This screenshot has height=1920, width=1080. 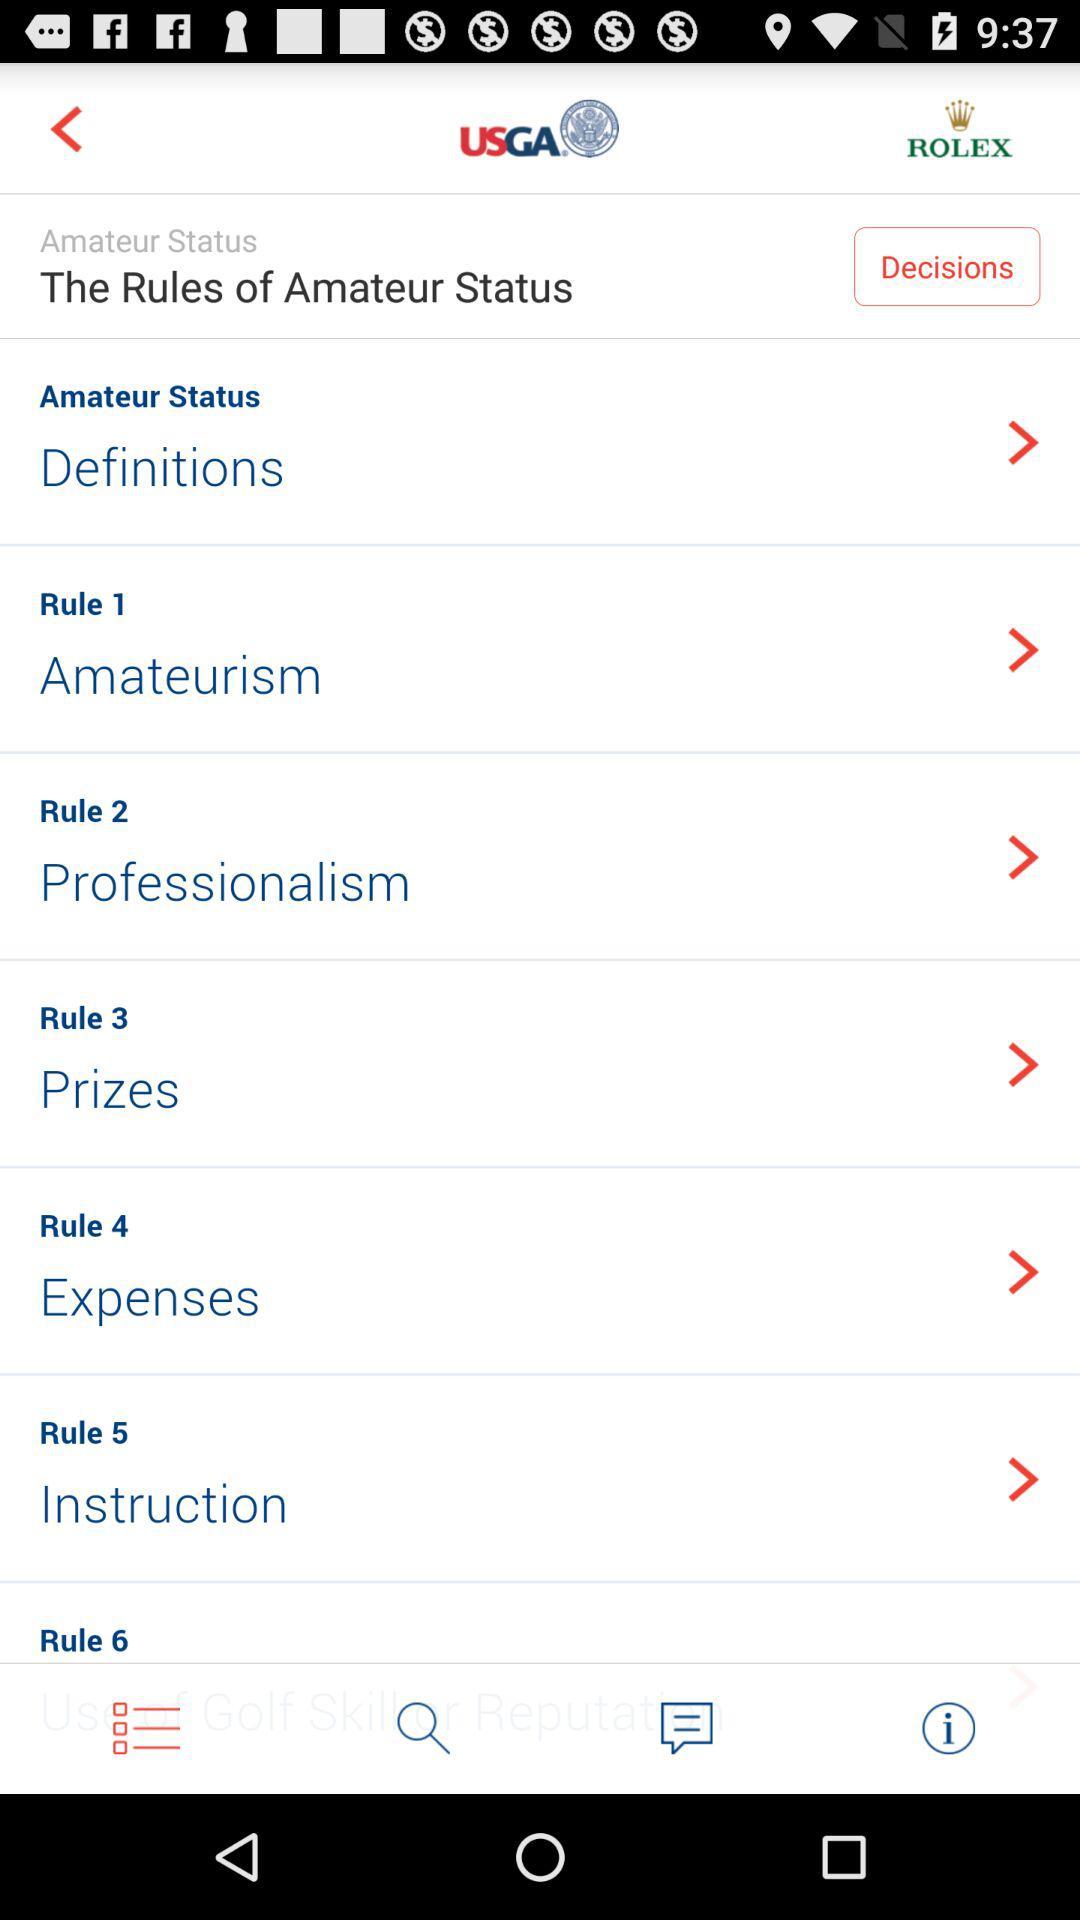 What do you see at coordinates (64, 127) in the screenshot?
I see `go back` at bounding box center [64, 127].